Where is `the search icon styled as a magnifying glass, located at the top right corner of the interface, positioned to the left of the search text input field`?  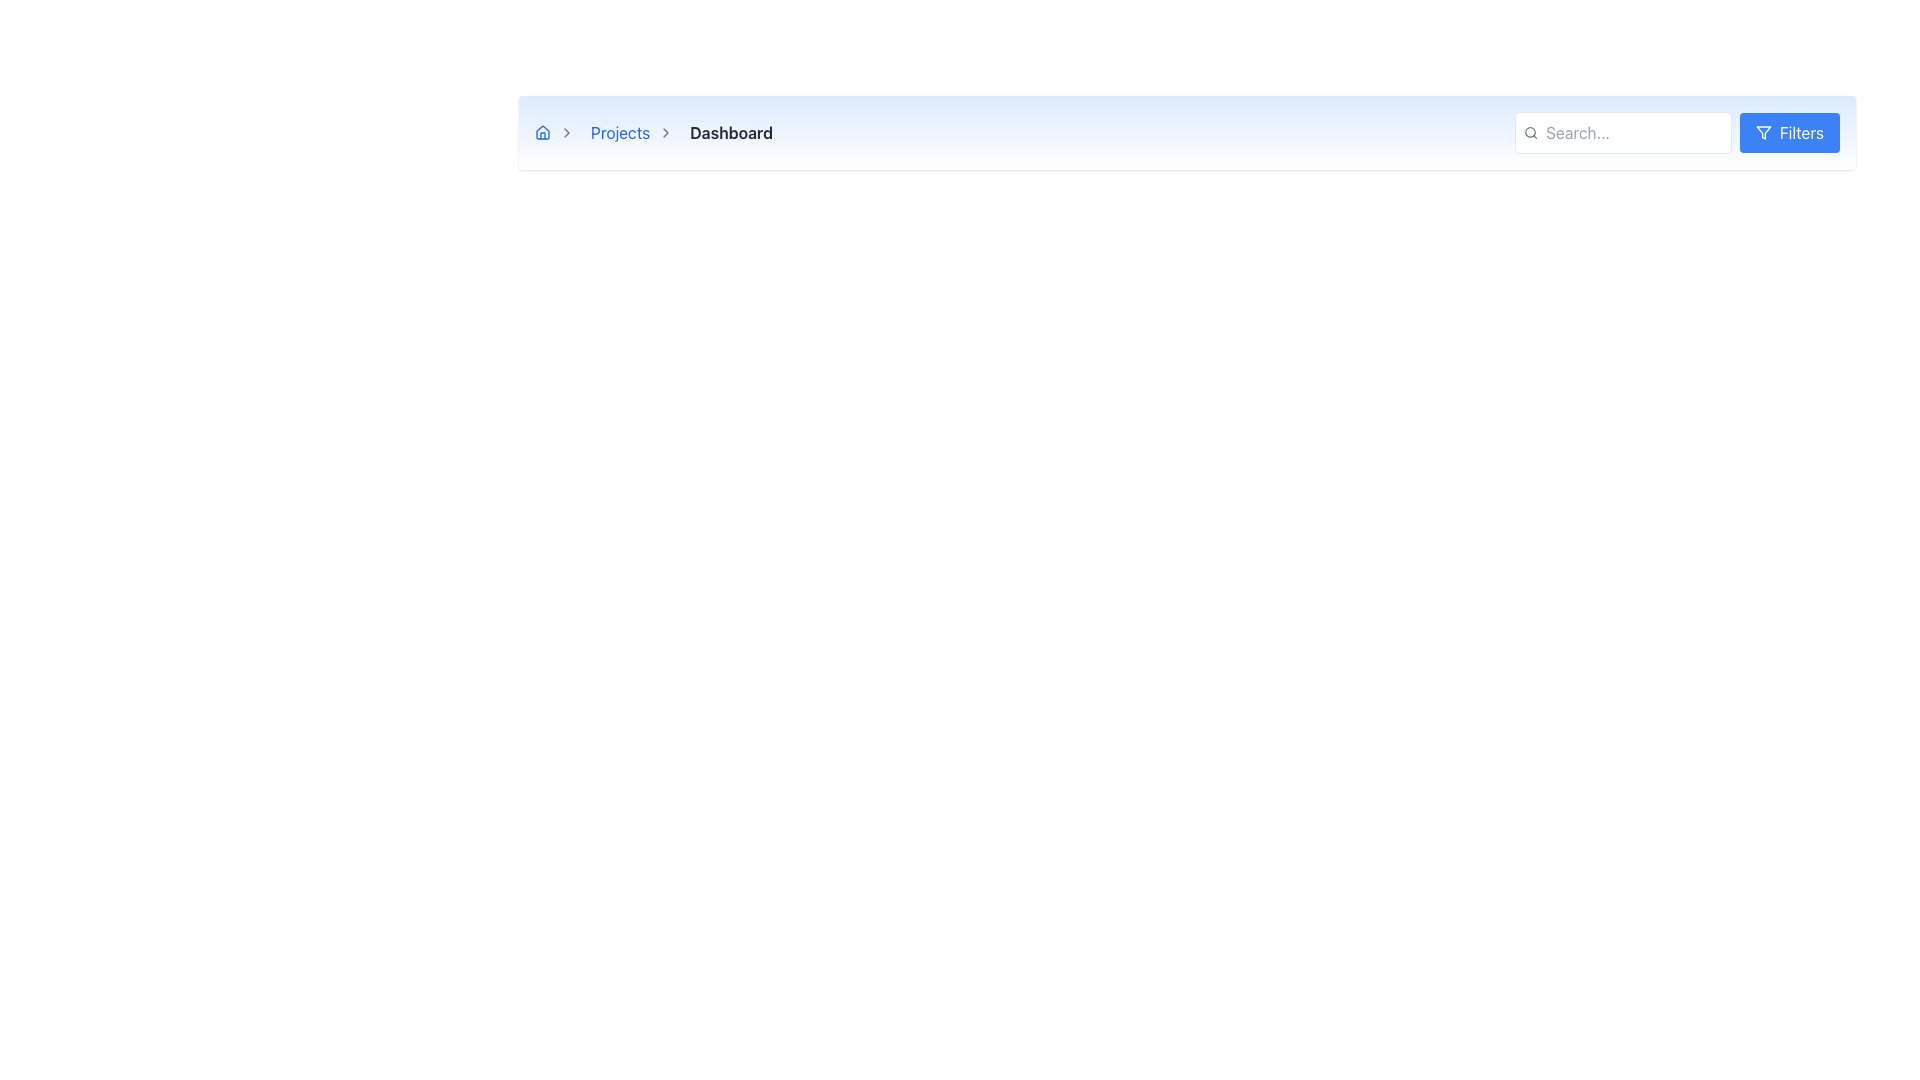 the search icon styled as a magnifying glass, located at the top right corner of the interface, positioned to the left of the search text input field is located at coordinates (1530, 132).